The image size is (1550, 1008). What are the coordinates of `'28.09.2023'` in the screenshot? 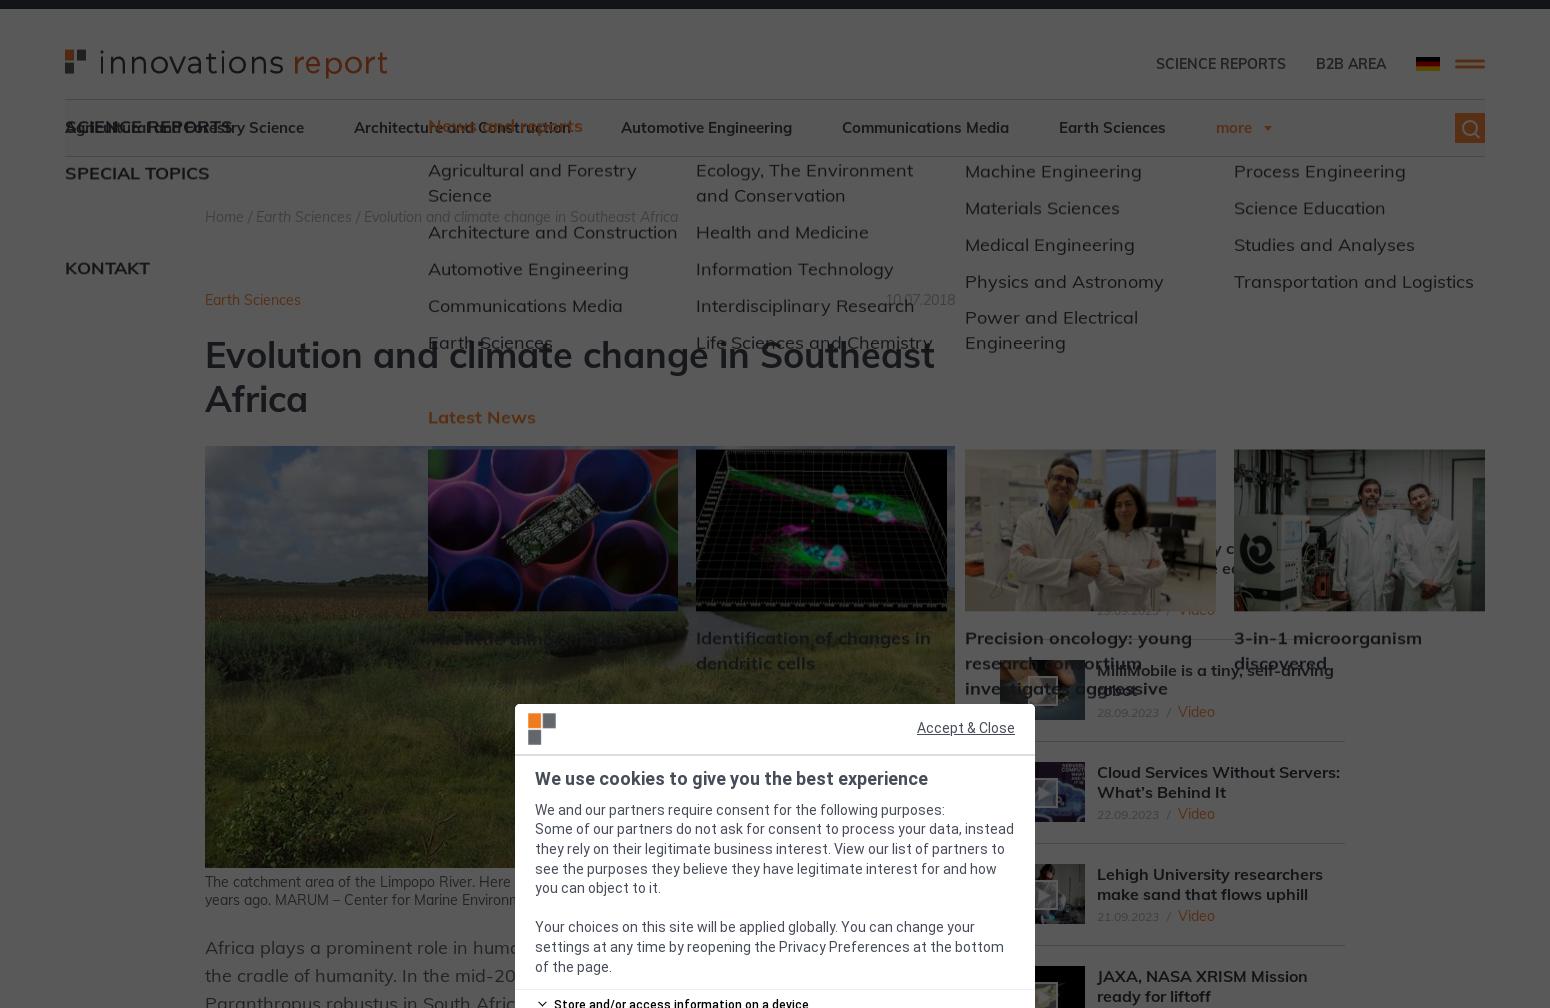 It's located at (1095, 712).